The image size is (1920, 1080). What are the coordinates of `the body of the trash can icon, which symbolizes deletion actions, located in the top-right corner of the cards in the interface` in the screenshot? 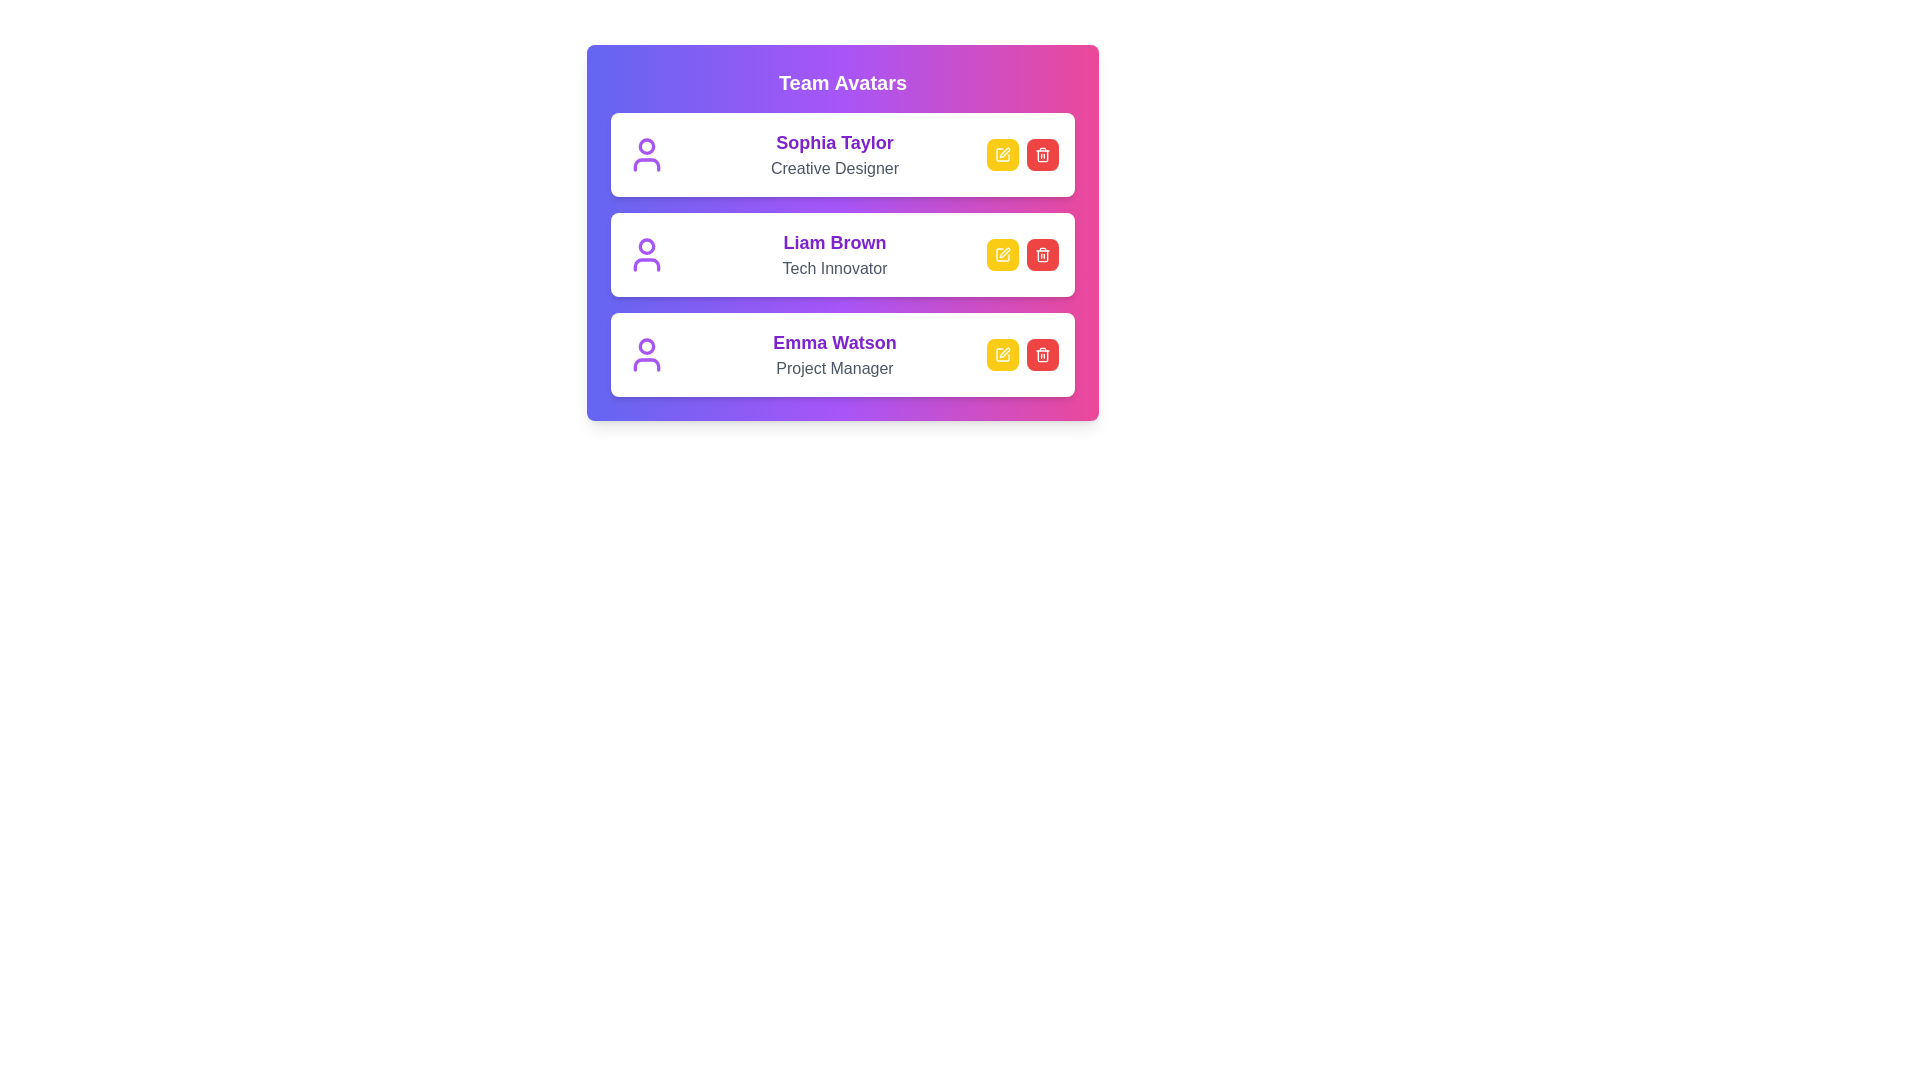 It's located at (1041, 254).